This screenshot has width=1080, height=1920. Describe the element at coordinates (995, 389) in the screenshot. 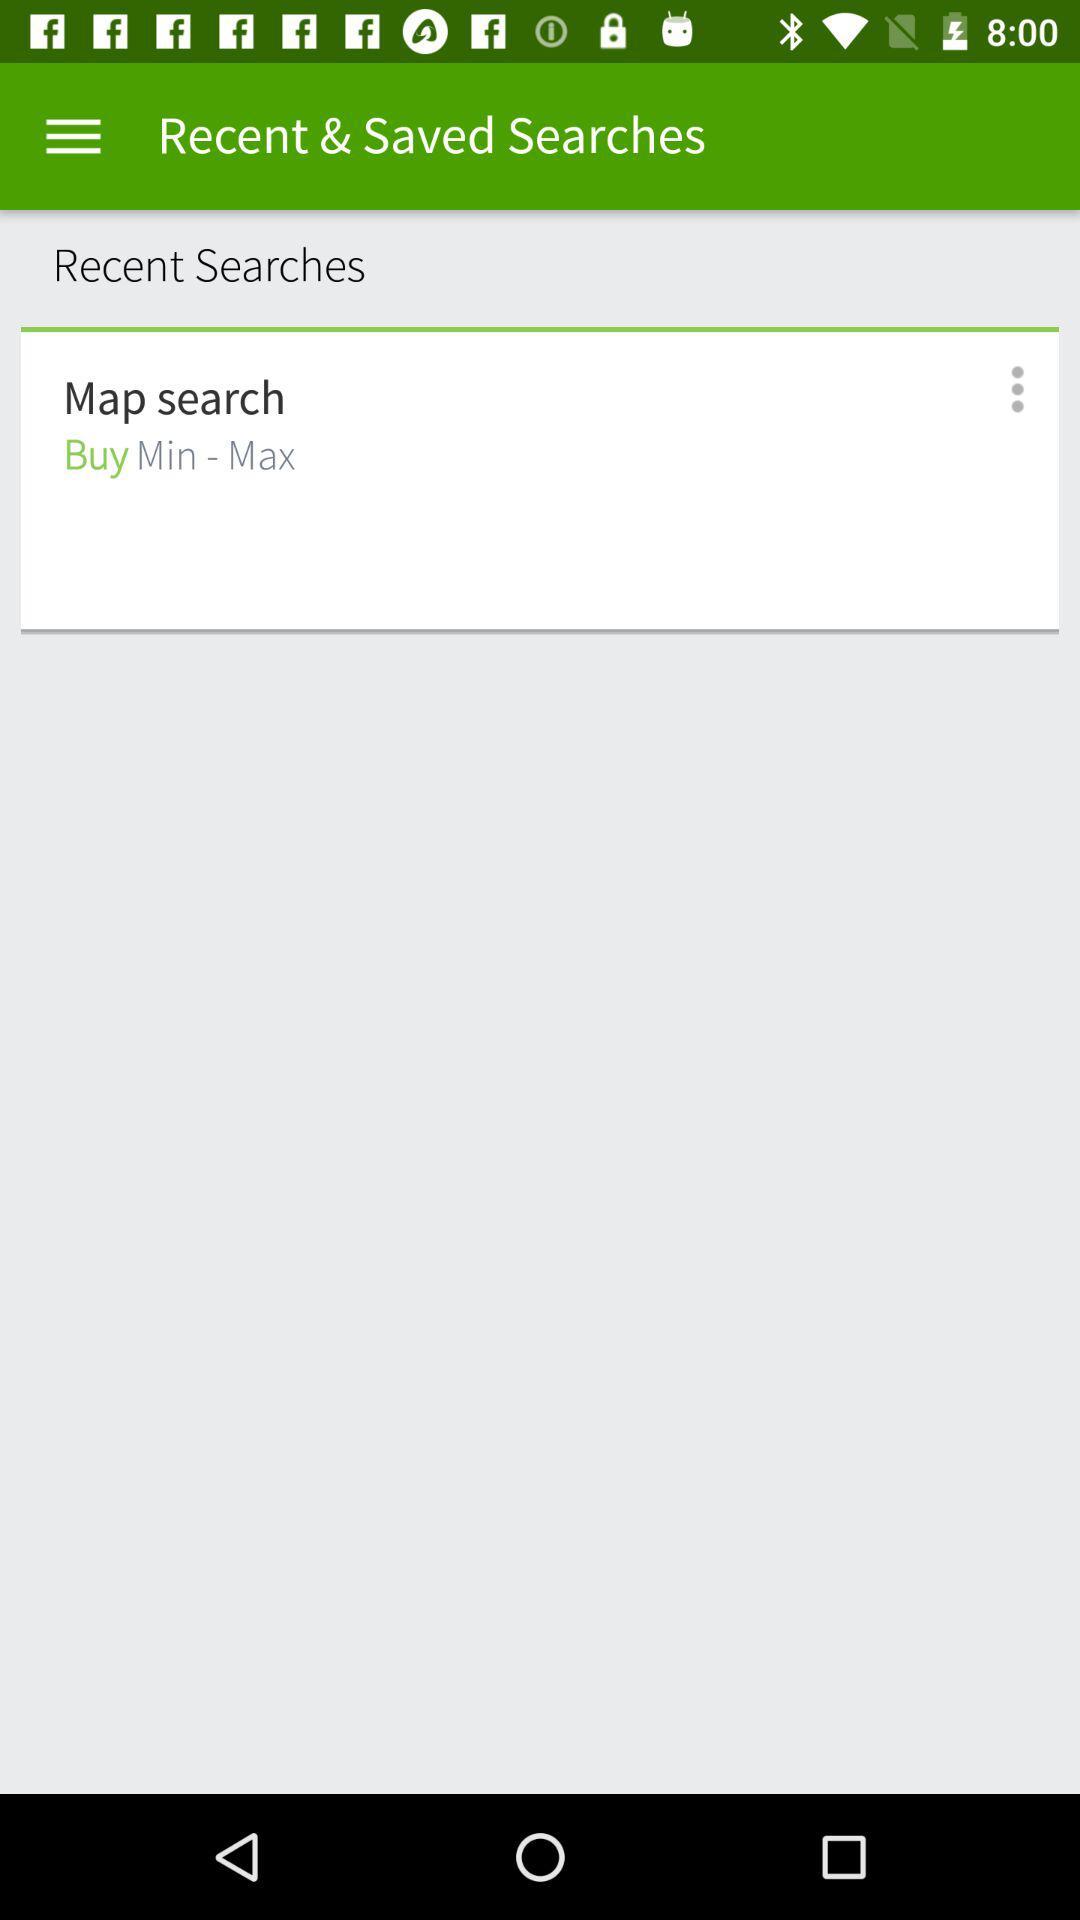

I see `the icon to the right of buy min - max icon` at that location.